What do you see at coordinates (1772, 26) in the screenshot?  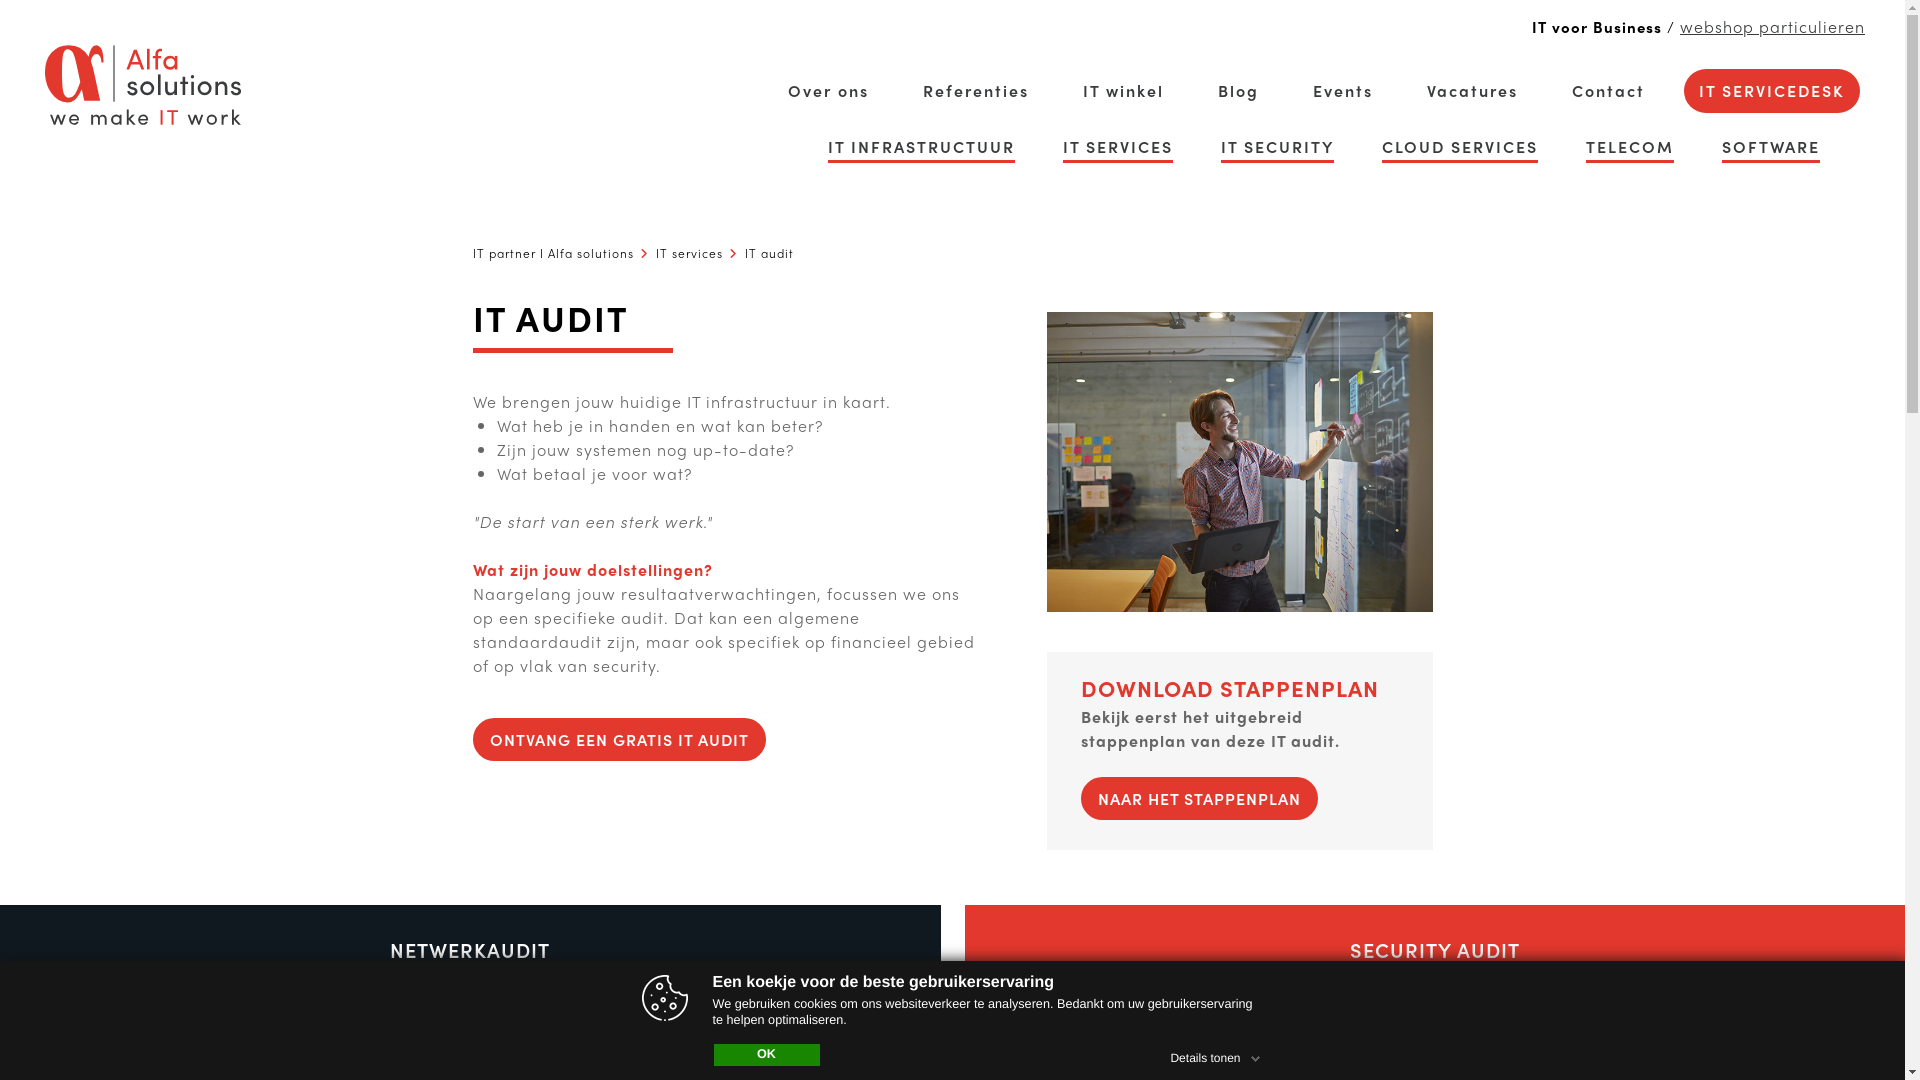 I see `'webshop particulieren'` at bounding box center [1772, 26].